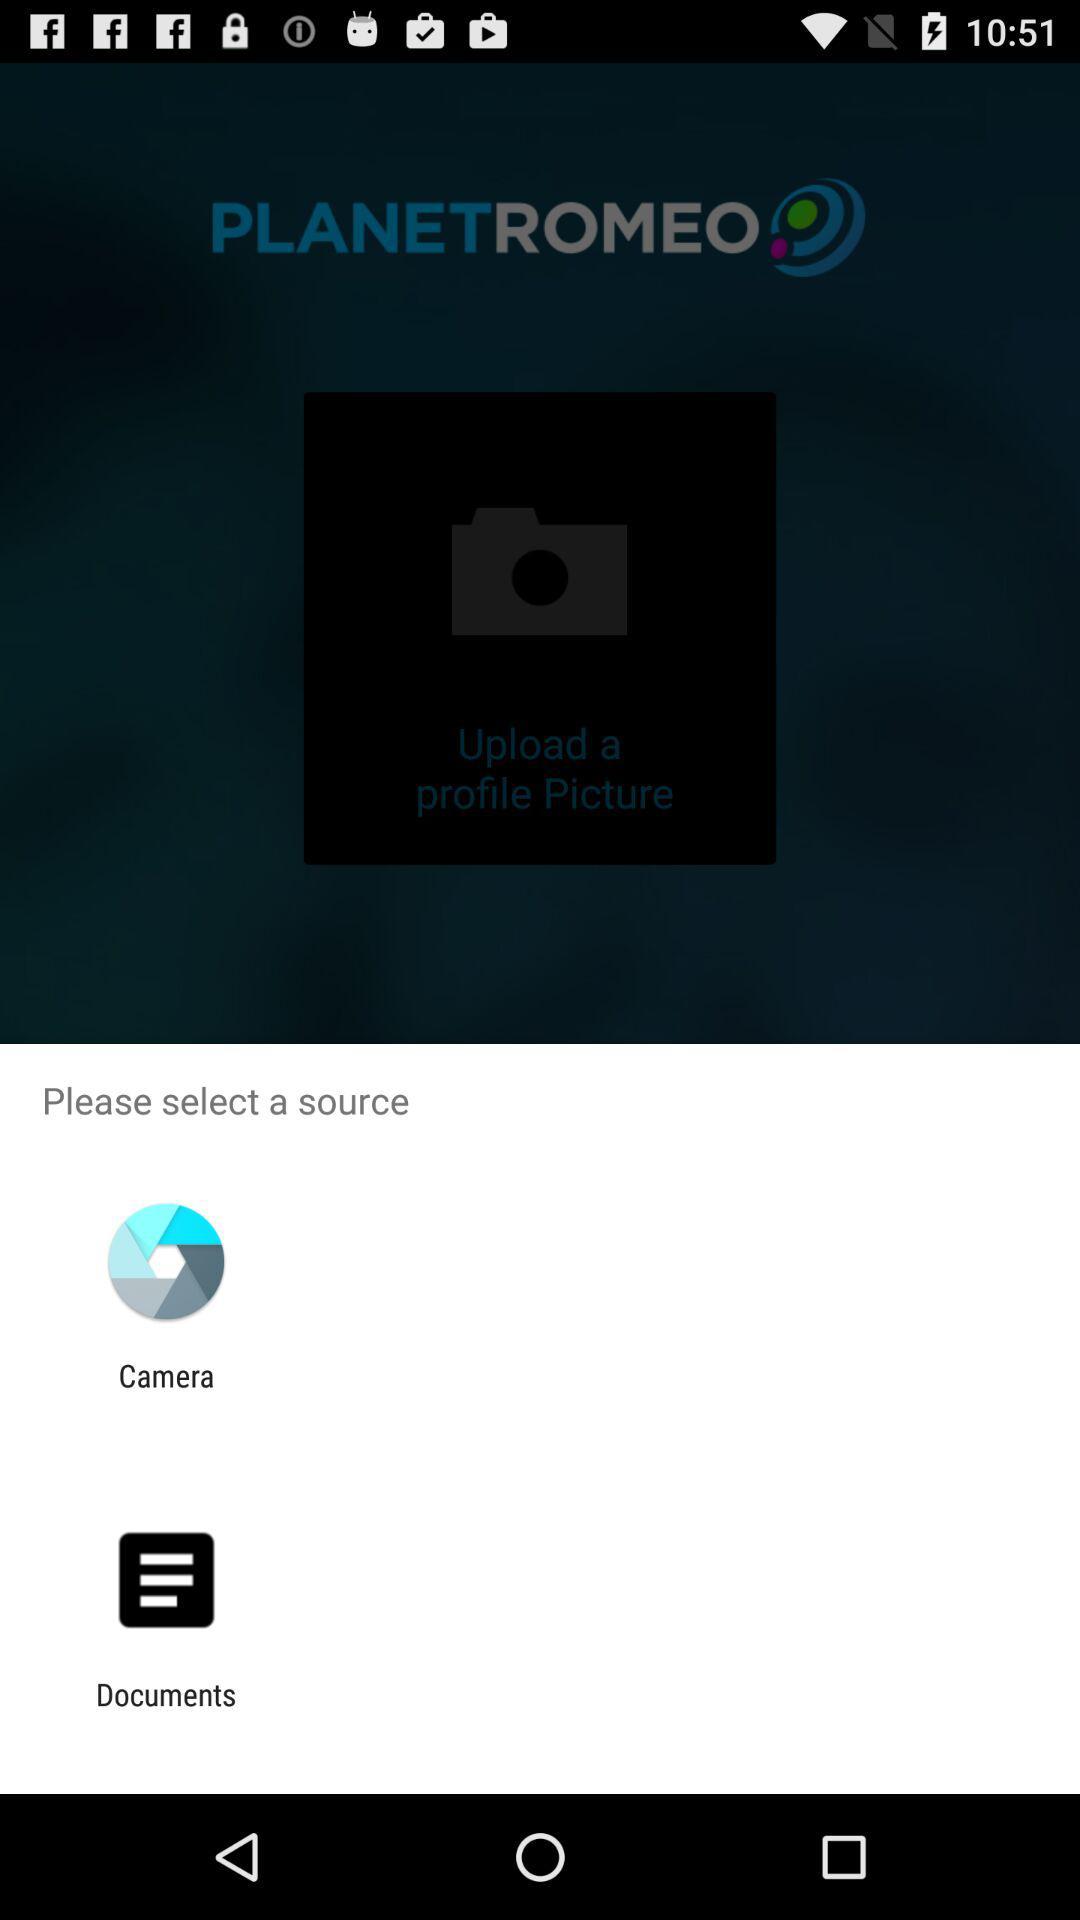  Describe the element at coordinates (165, 1392) in the screenshot. I see `camera` at that location.